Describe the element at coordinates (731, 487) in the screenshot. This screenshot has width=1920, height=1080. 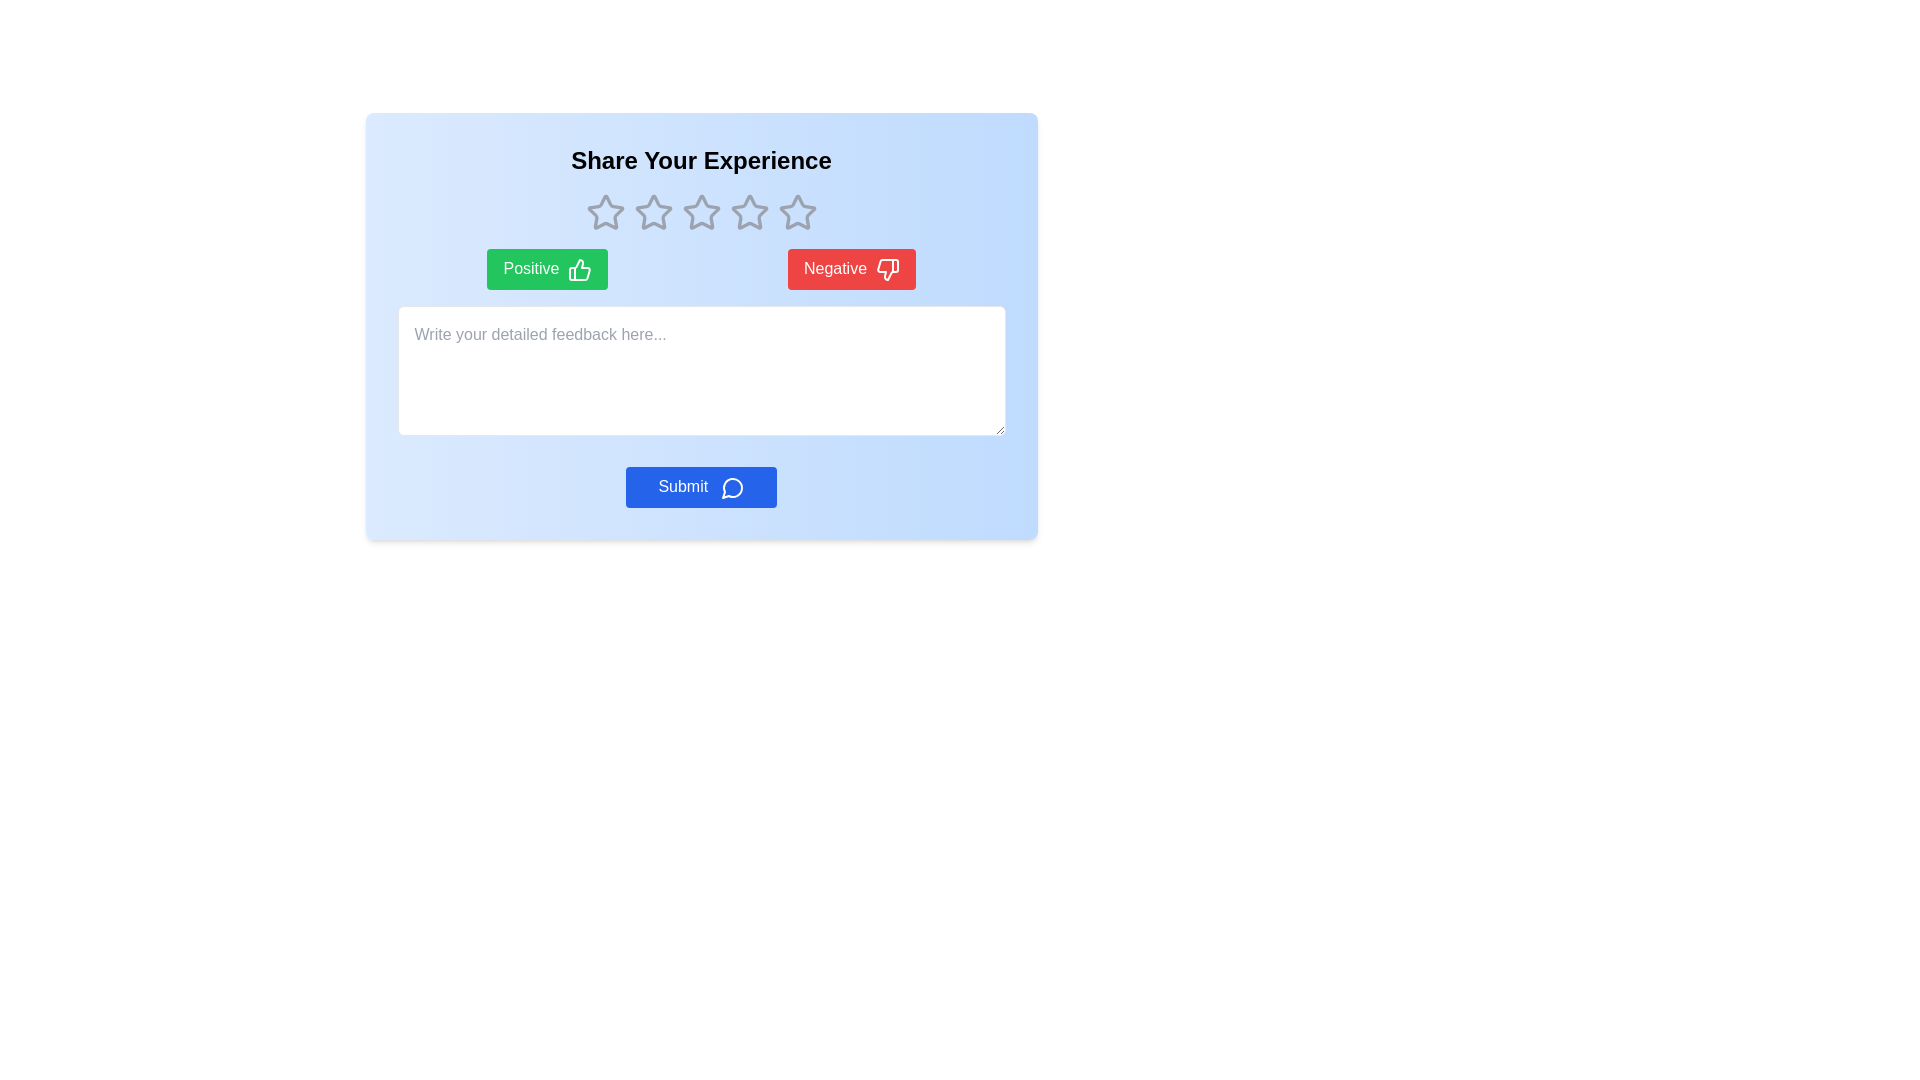
I see `the embellishment icon located at the right end of the blue 'Submit' button at the bottom center of the interface` at that location.